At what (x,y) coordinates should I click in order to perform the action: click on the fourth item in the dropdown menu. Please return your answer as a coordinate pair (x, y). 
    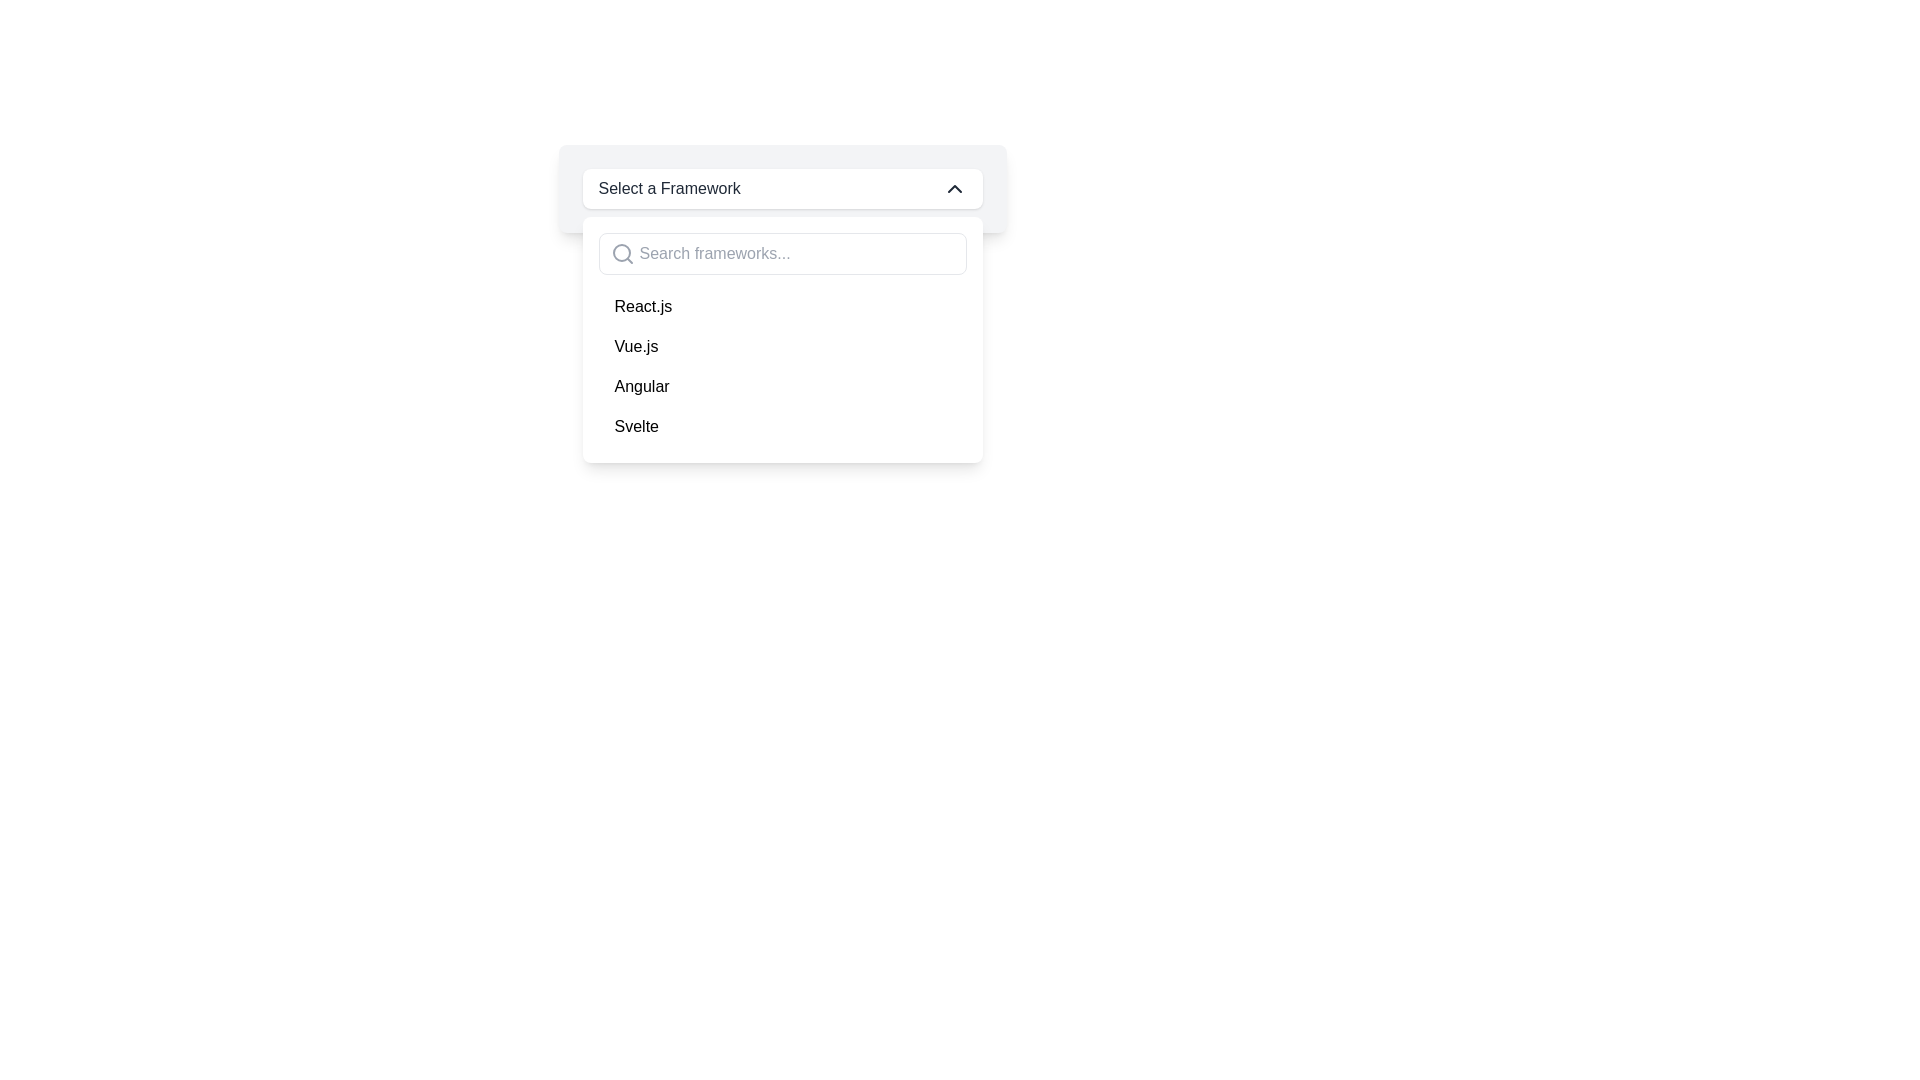
    Looking at the image, I should click on (635, 426).